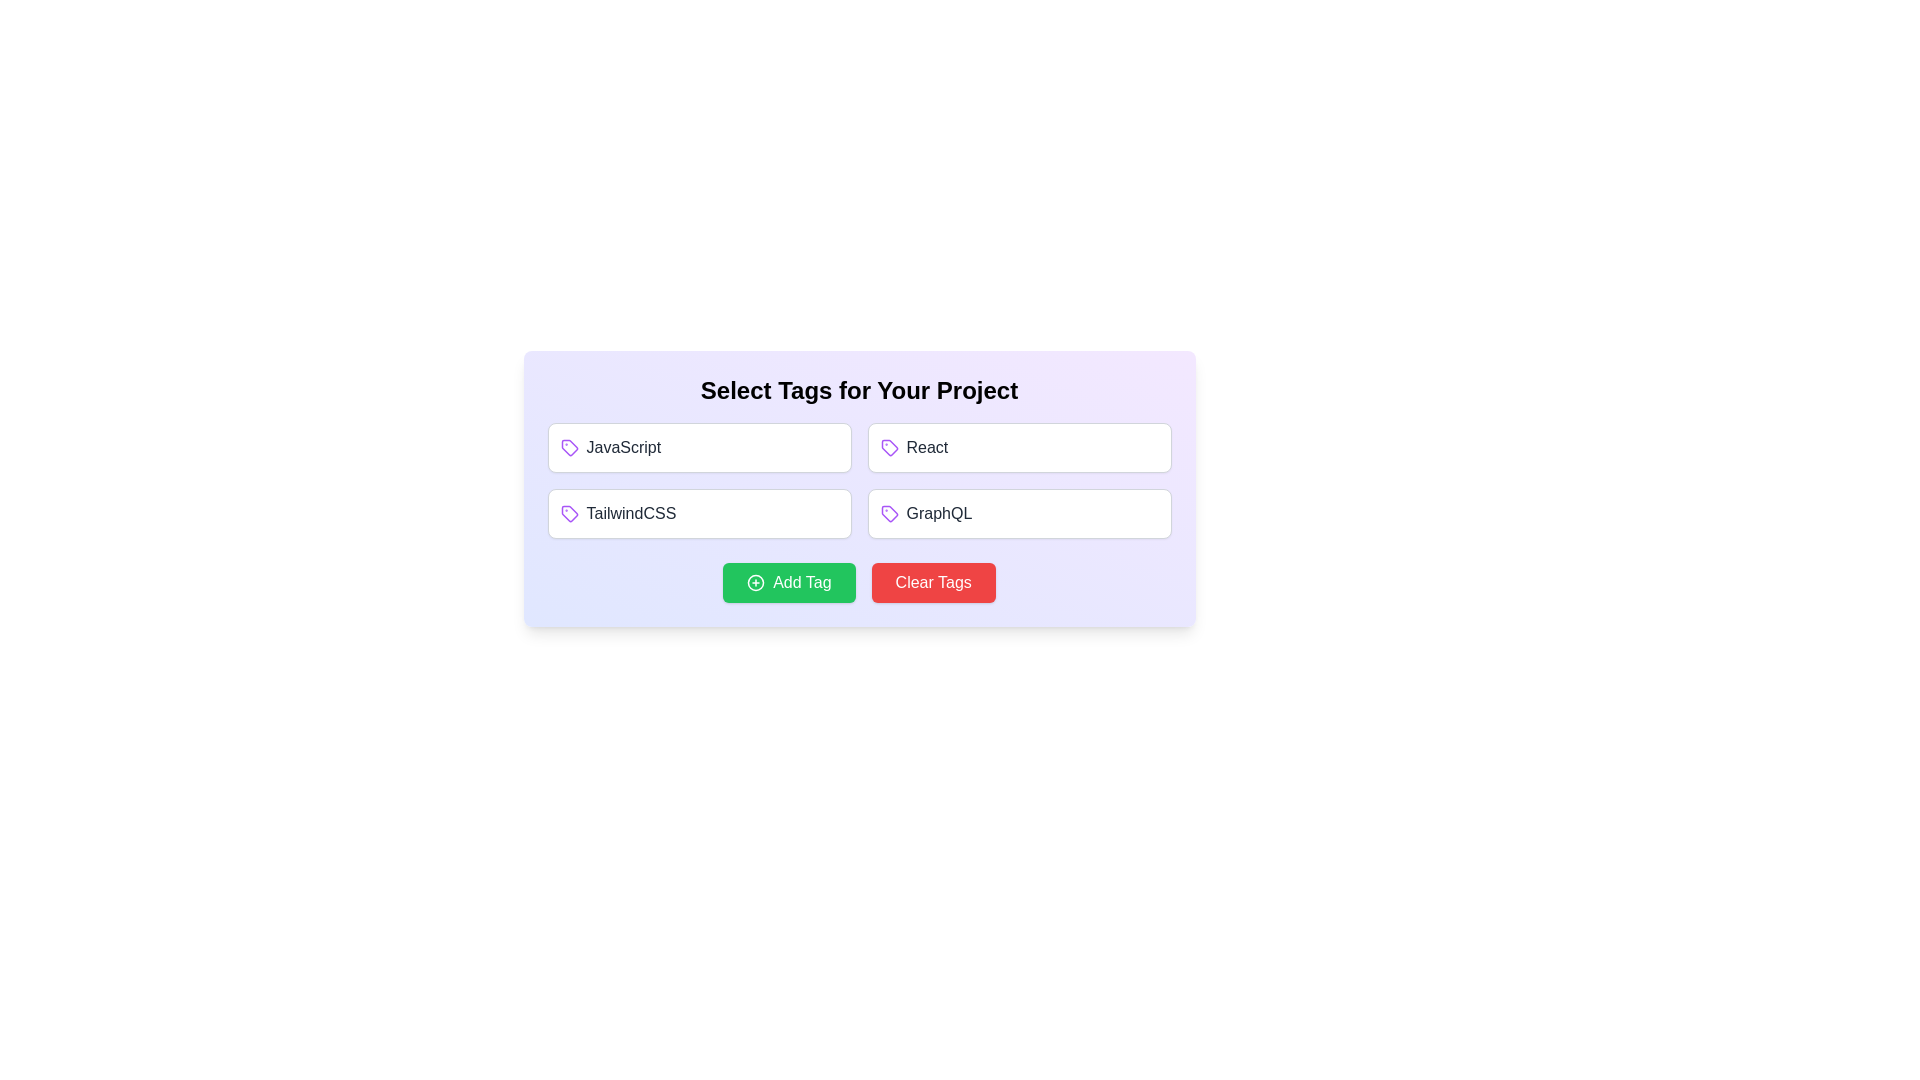 The height and width of the screenshot is (1080, 1920). Describe the element at coordinates (1019, 512) in the screenshot. I see `the tag GraphQL to select it` at that location.